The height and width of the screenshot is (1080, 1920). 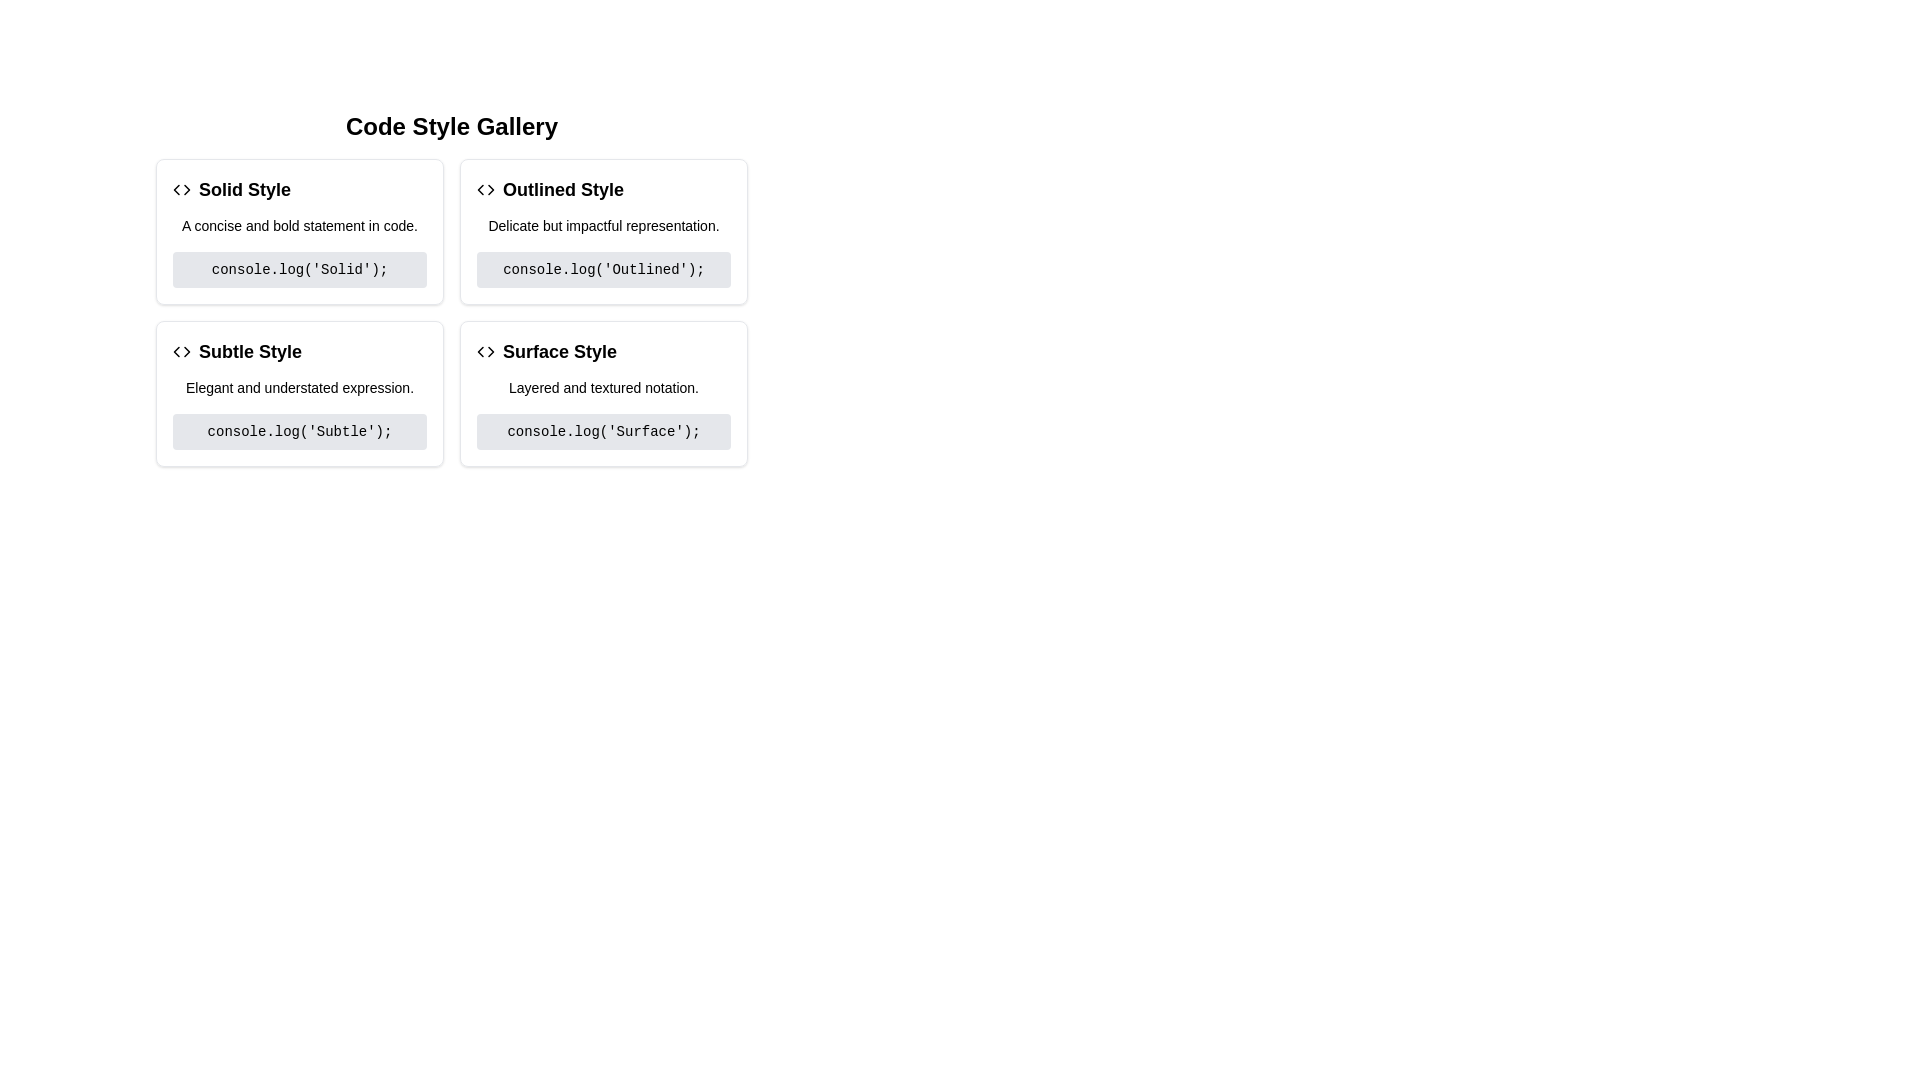 I want to click on the code block displaying the text 'console.log('Subtle');', so click(x=298, y=431).